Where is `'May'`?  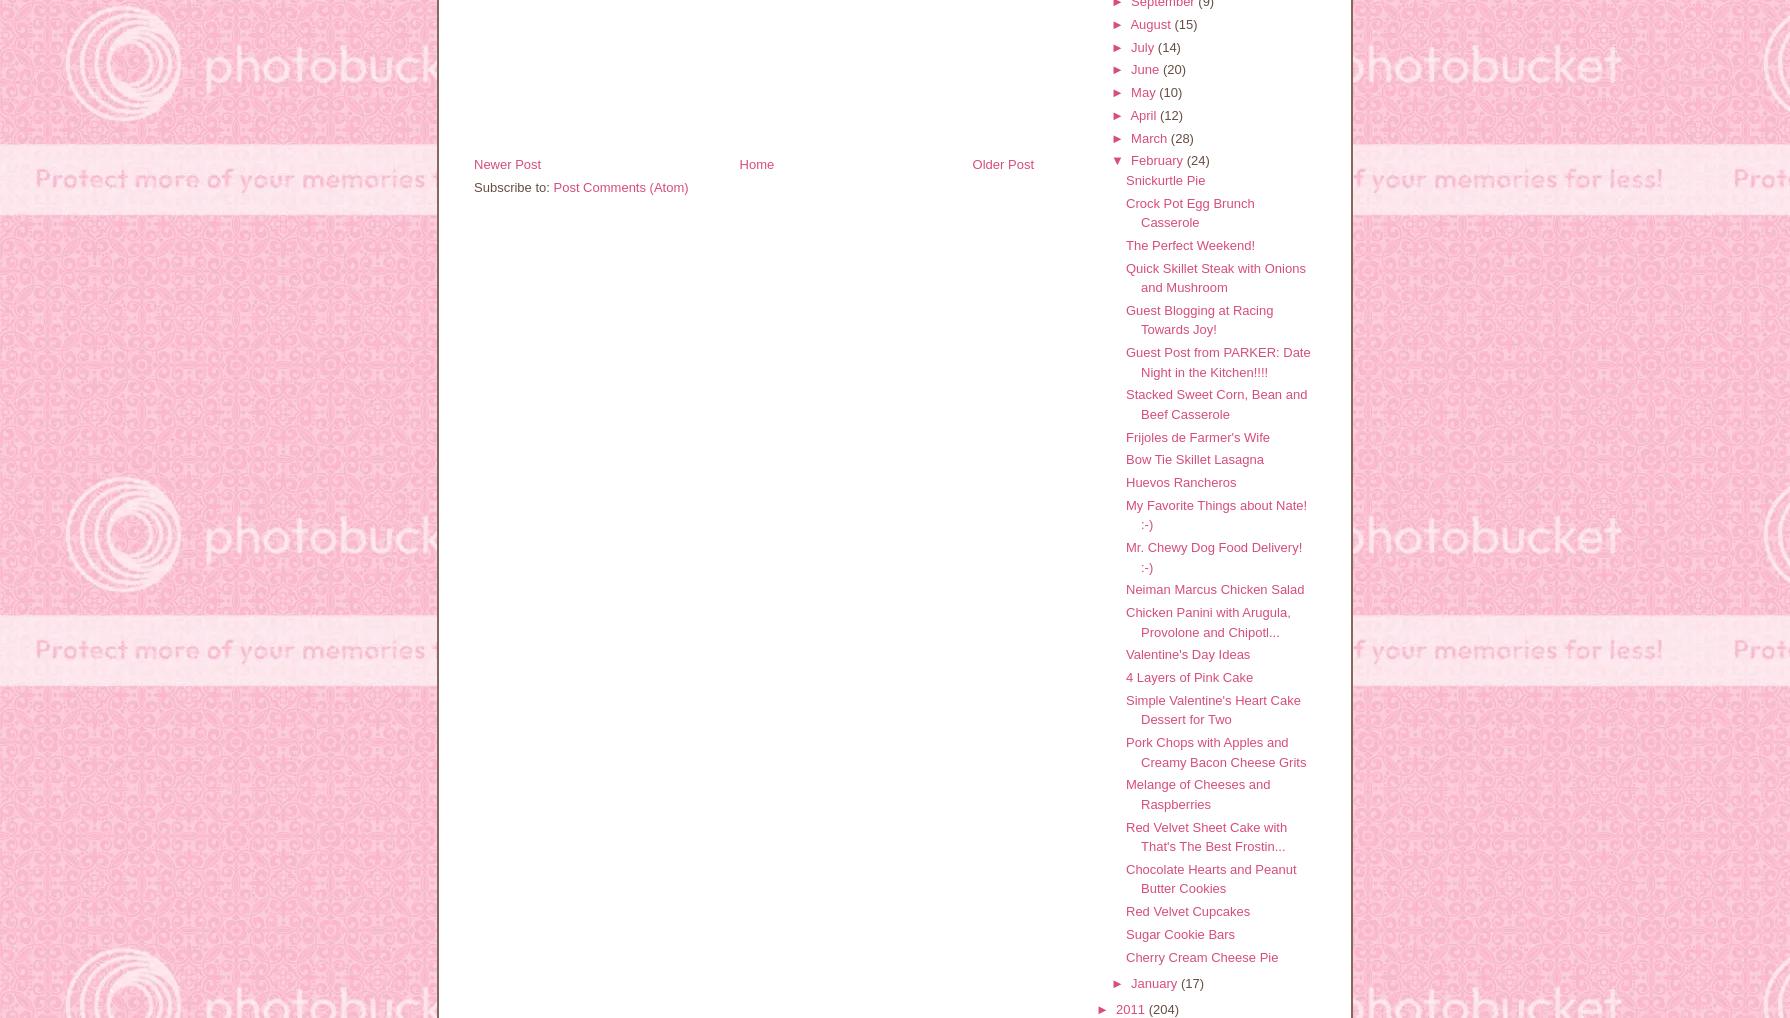 'May' is located at coordinates (1130, 92).